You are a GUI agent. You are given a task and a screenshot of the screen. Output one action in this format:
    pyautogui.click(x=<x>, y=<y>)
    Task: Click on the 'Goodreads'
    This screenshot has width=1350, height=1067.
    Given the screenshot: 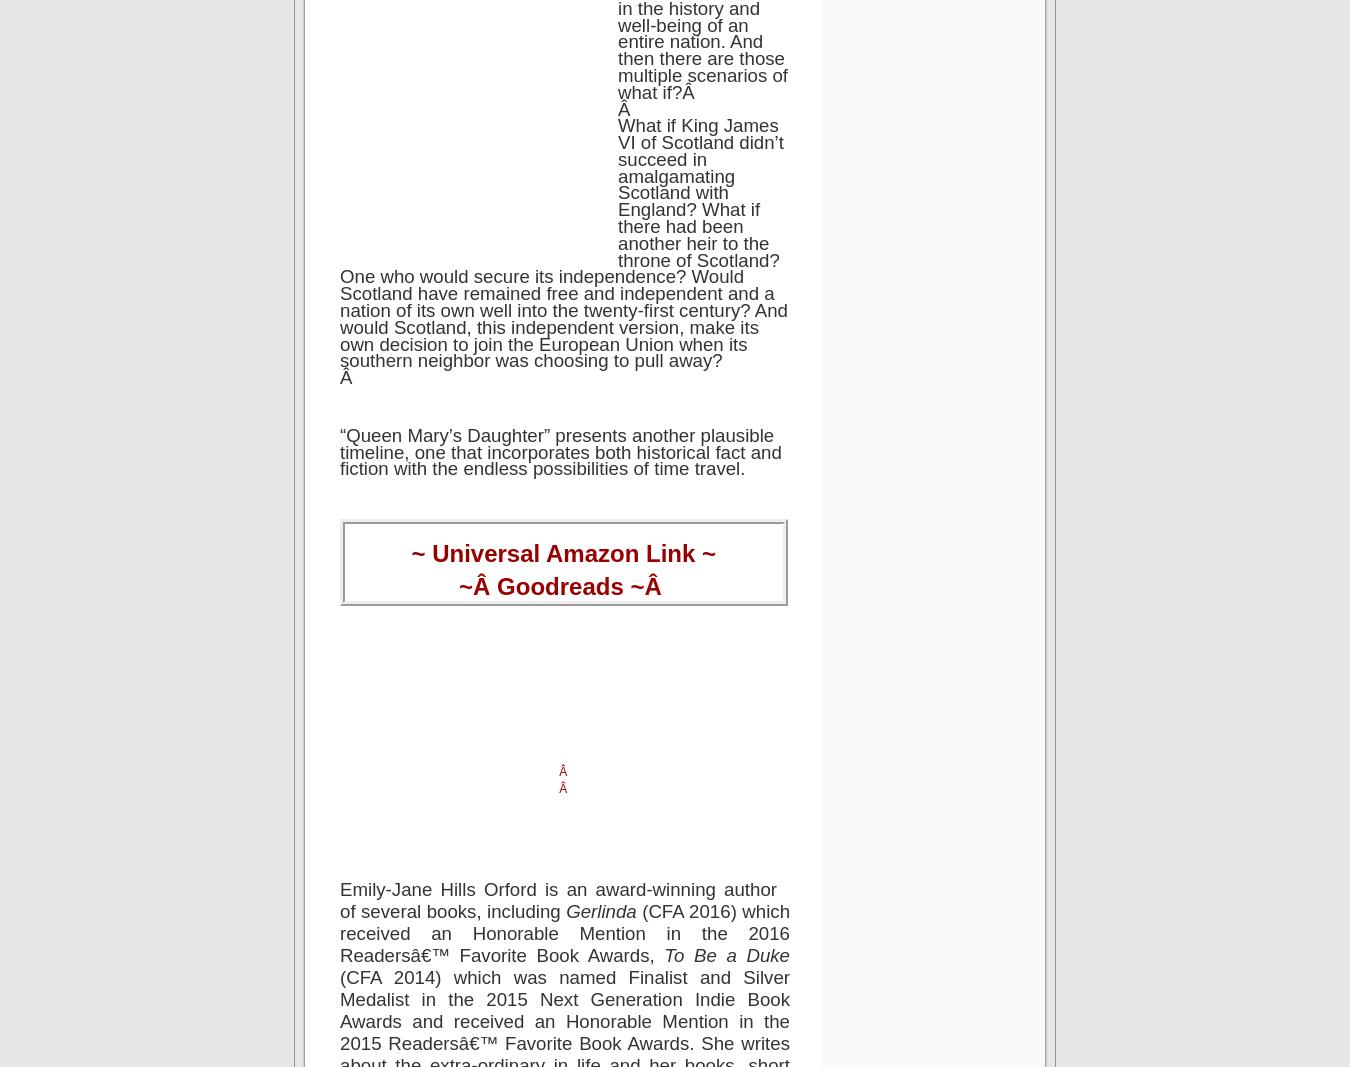 What is the action you would take?
    pyautogui.click(x=558, y=586)
    